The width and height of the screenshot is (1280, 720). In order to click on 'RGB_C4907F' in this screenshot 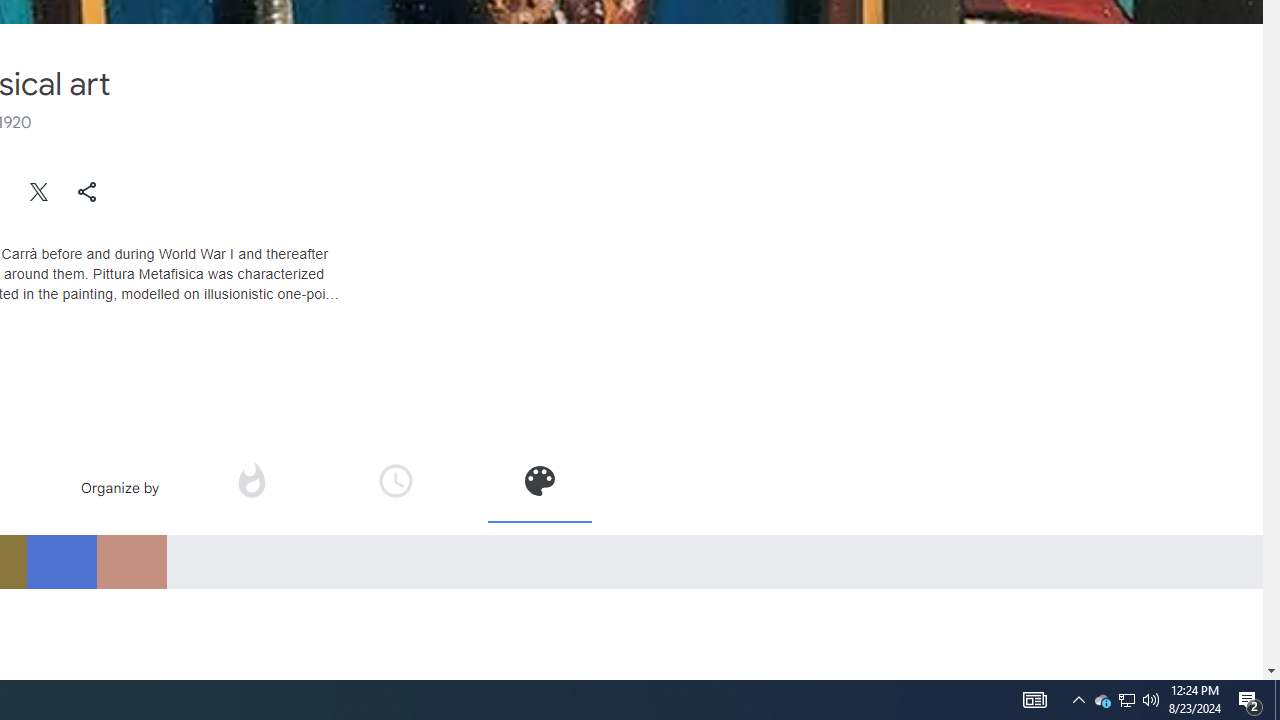, I will do `click(130, 561)`.